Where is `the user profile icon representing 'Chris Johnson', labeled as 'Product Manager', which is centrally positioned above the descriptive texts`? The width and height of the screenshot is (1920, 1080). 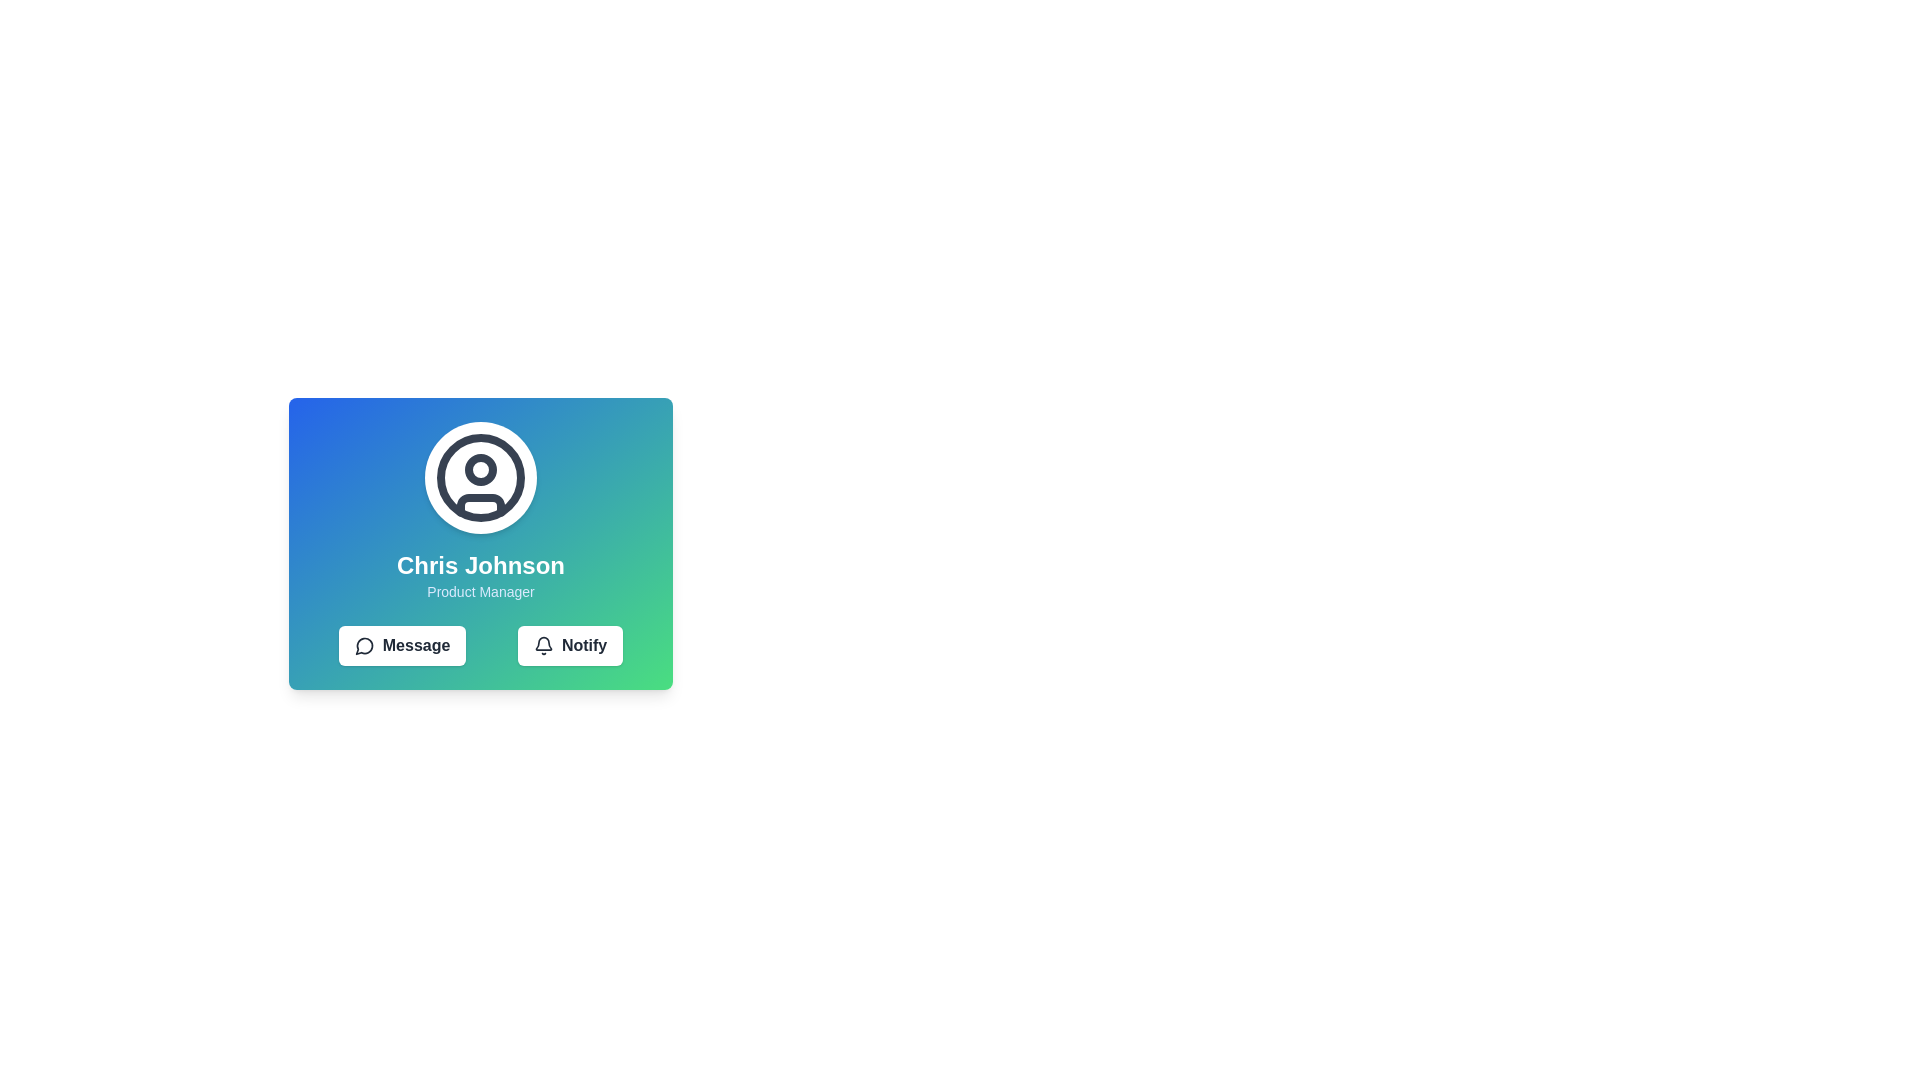 the user profile icon representing 'Chris Johnson', labeled as 'Product Manager', which is centrally positioned above the descriptive texts is located at coordinates (480, 478).